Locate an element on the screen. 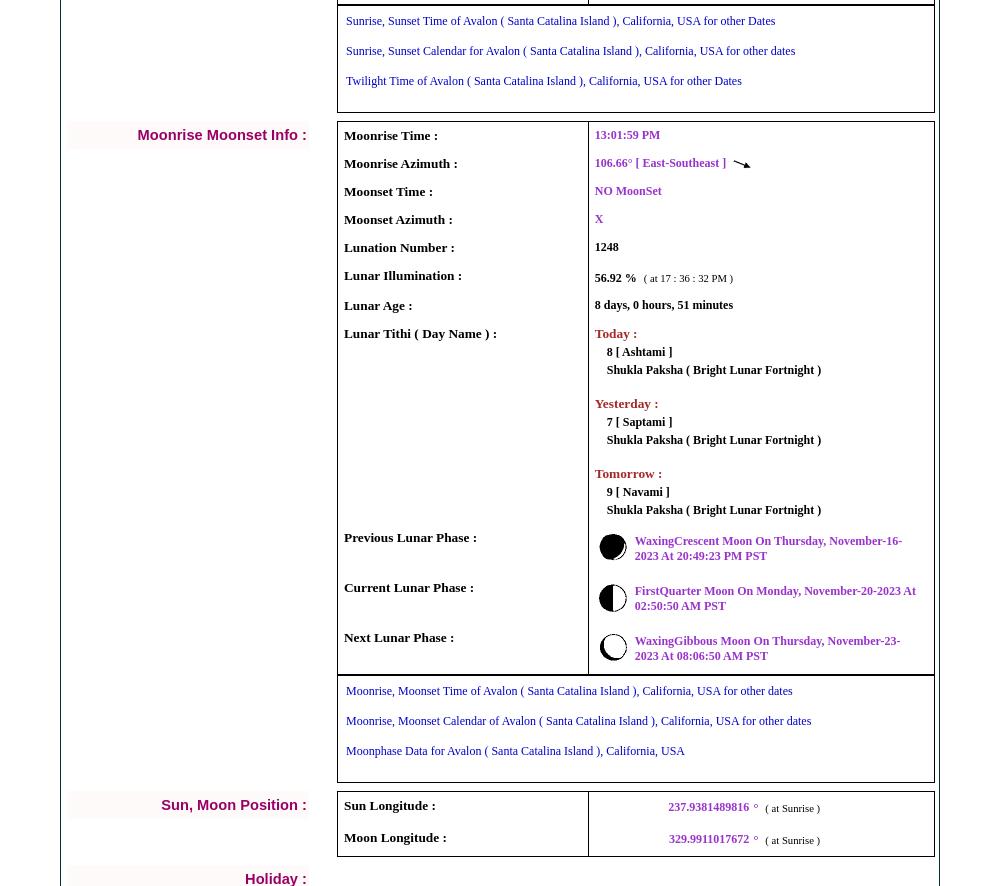  'Moonset Azimuth :' is located at coordinates (397, 218).